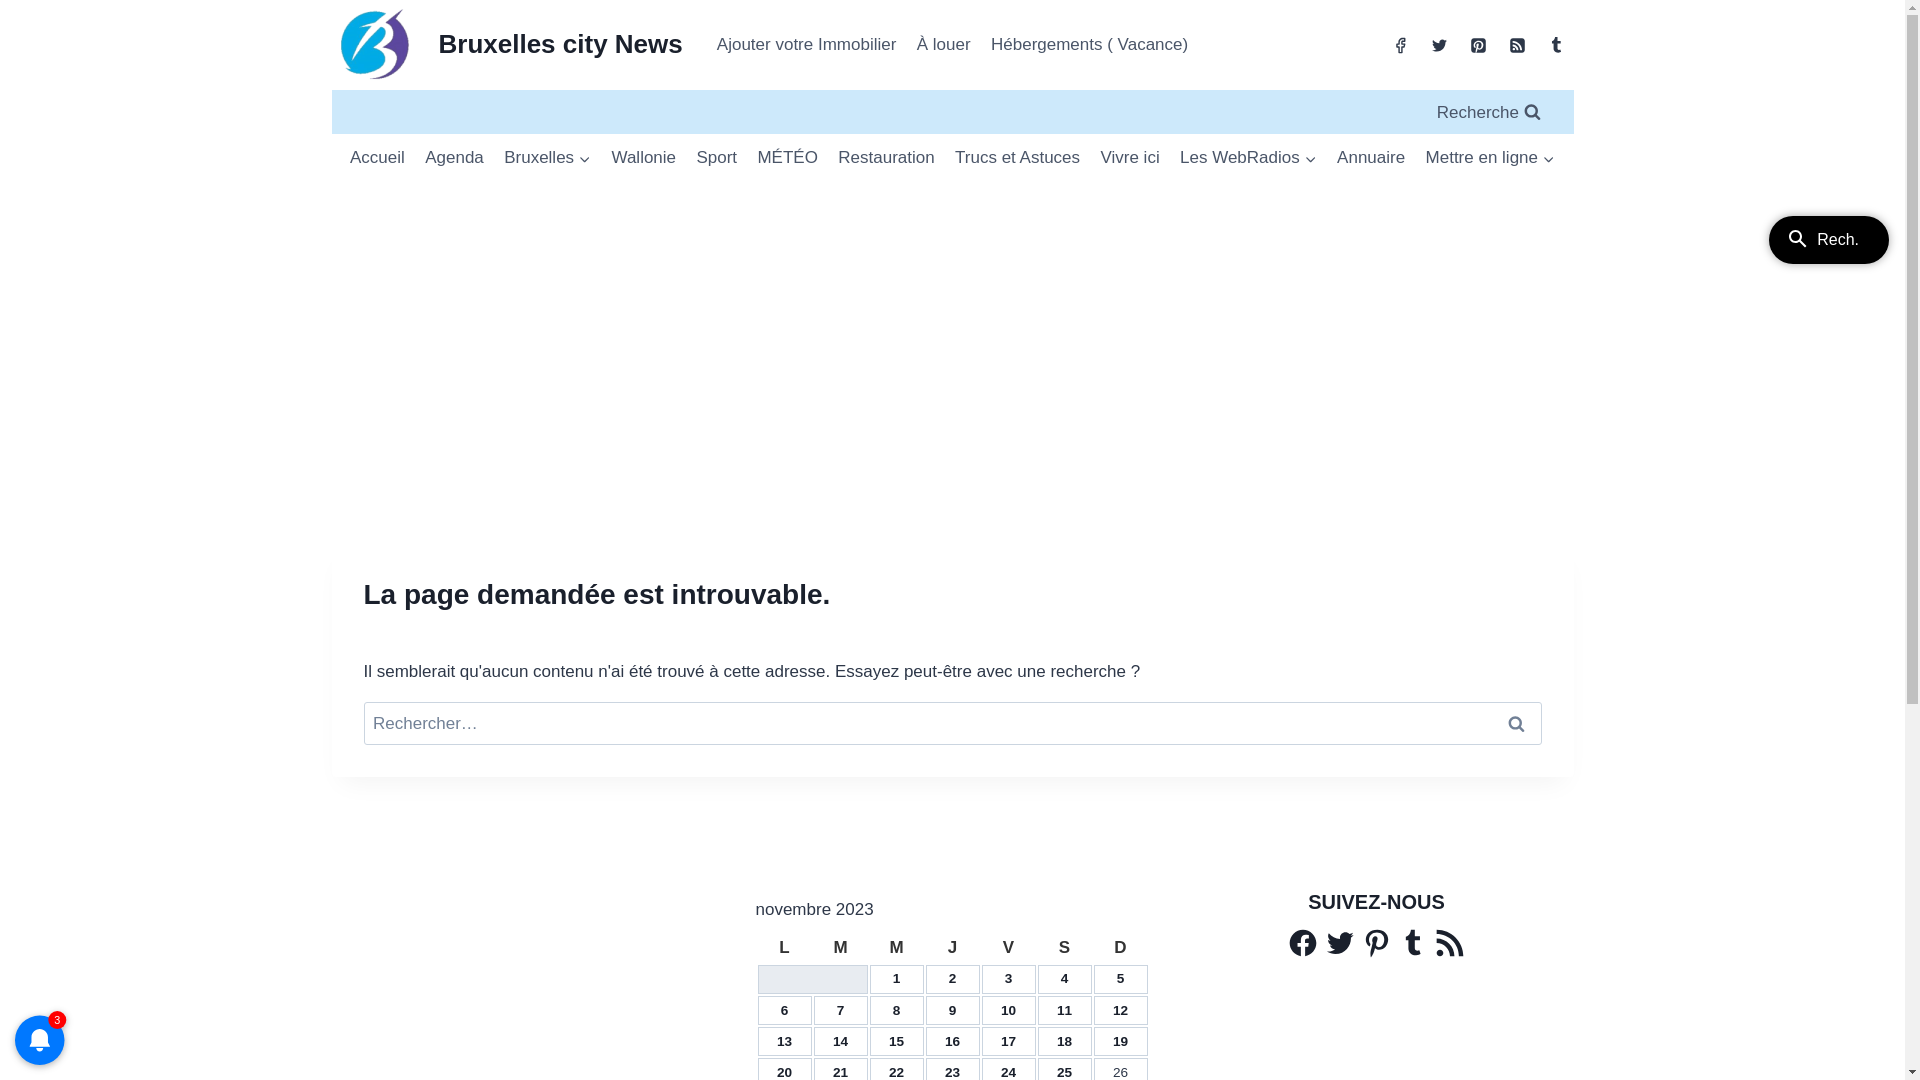 The height and width of the screenshot is (1080, 1920). I want to click on 'Mettre en ligne', so click(1489, 157).